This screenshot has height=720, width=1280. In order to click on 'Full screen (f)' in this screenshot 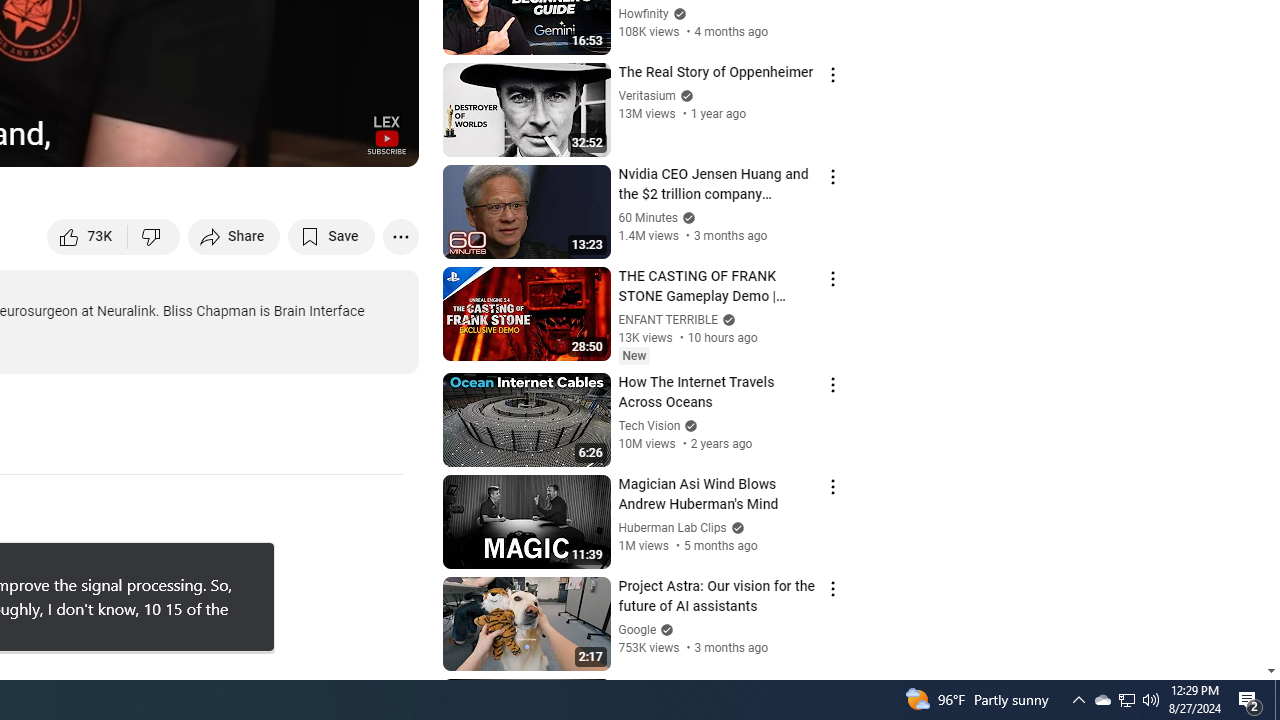, I will do `click(382, 141)`.